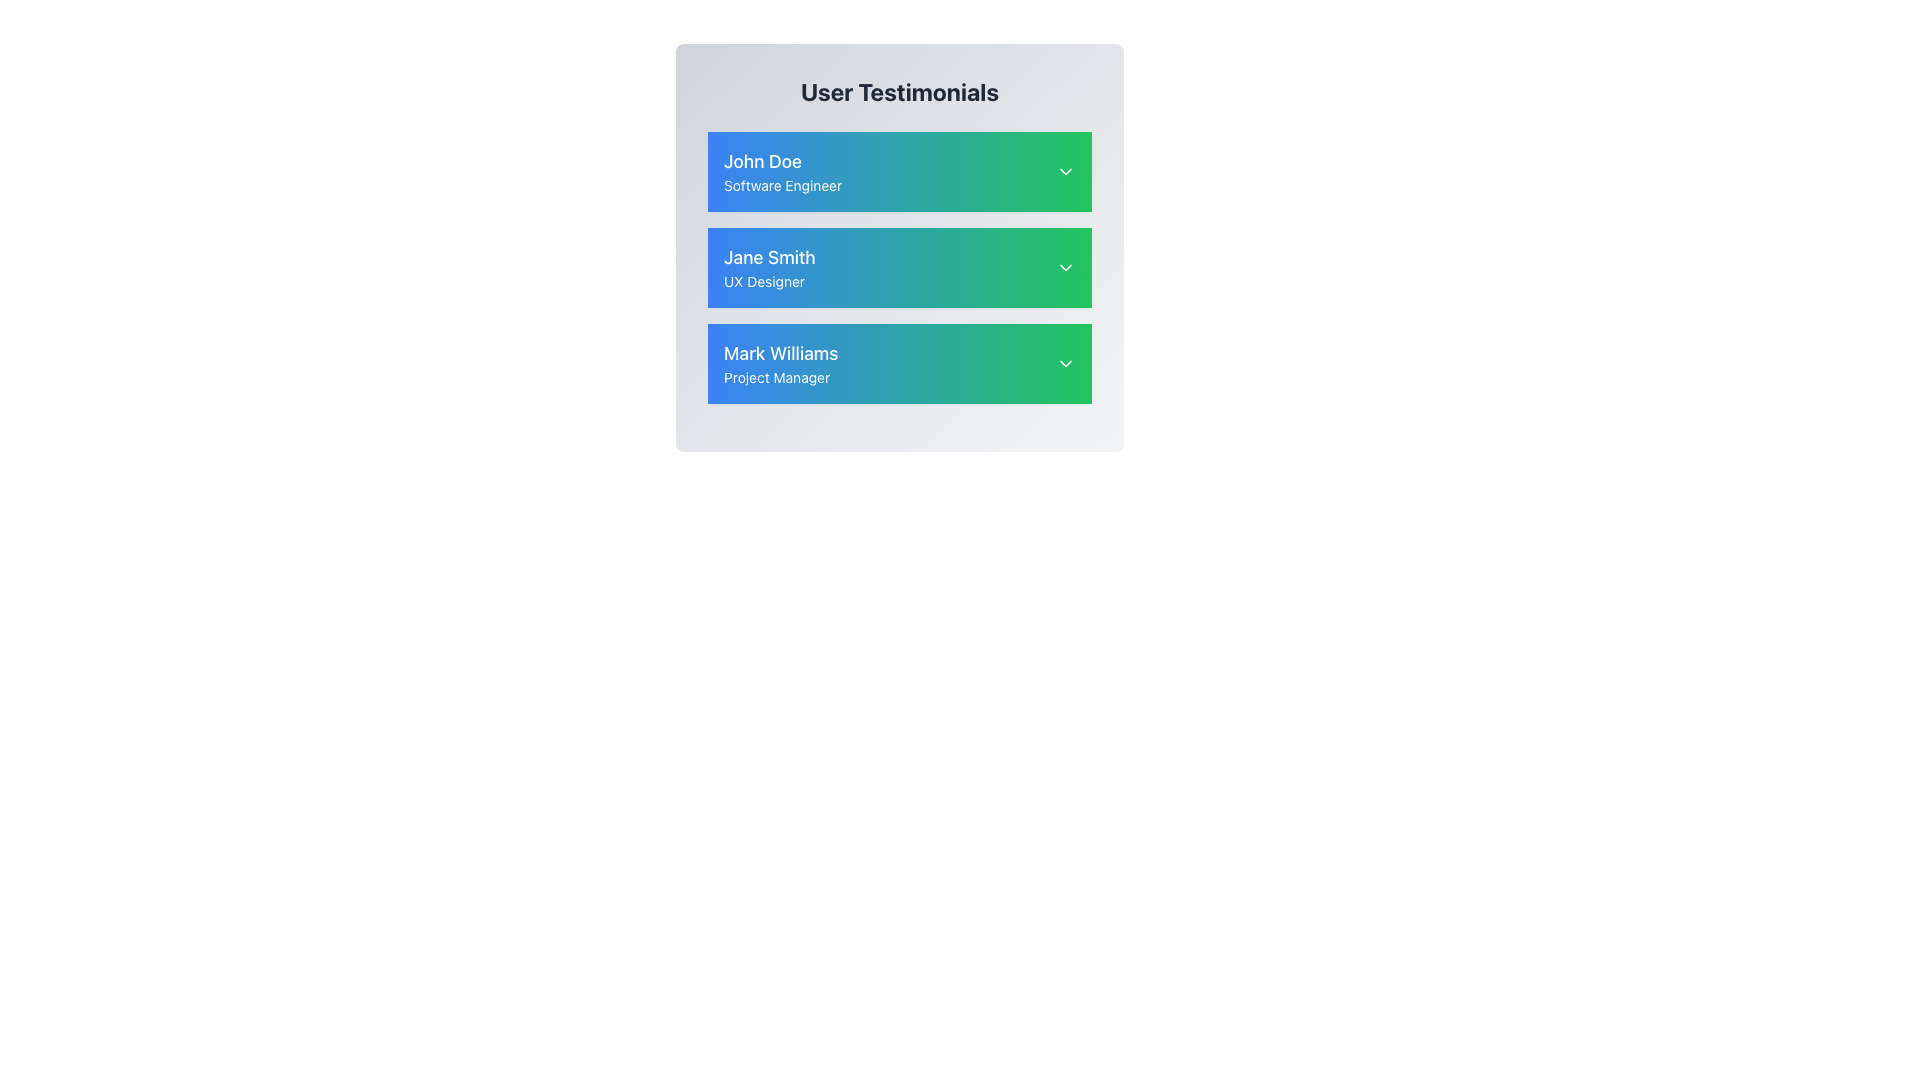 Image resolution: width=1920 pixels, height=1080 pixels. Describe the element at coordinates (899, 92) in the screenshot. I see `the centered textual heading labeled 'User Testimonials' that is bold and positioned at the top center of the card-like component` at that location.